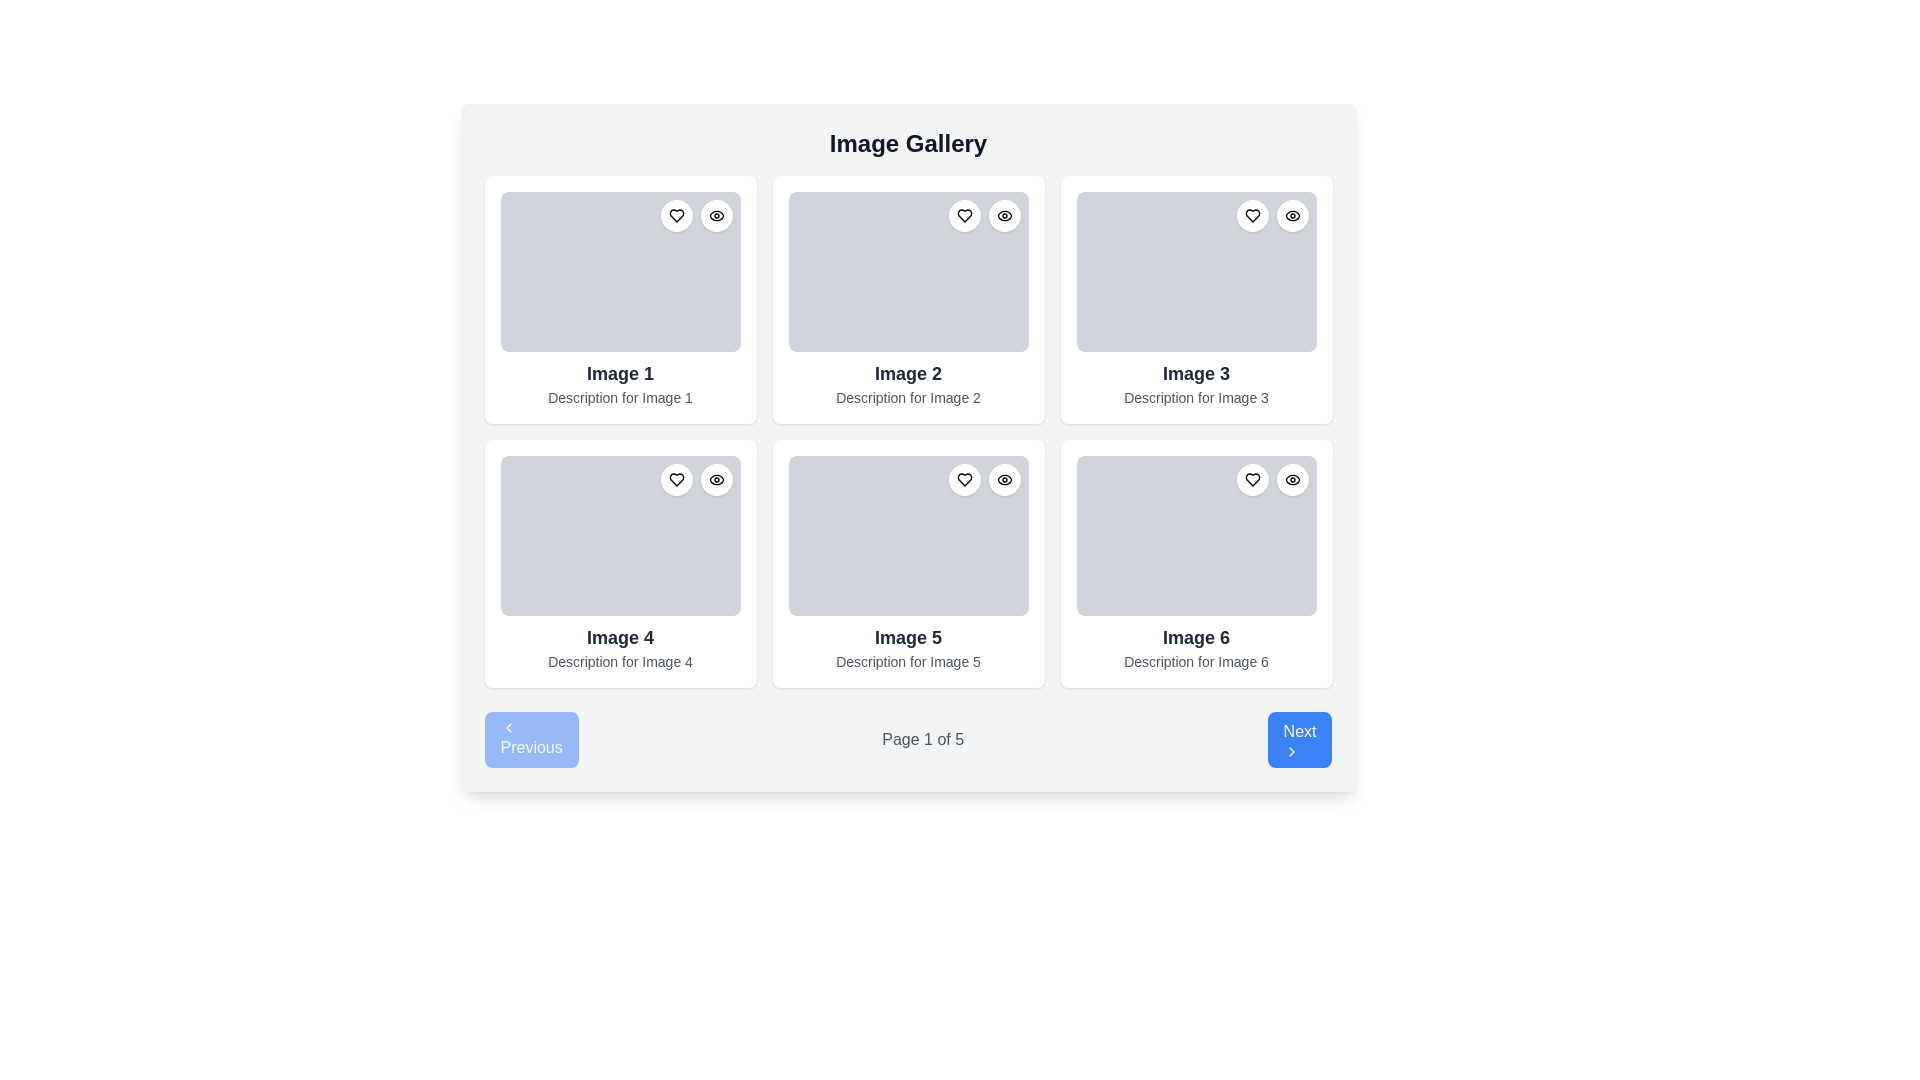 This screenshot has height=1080, width=1920. I want to click on the heart-shaped icon with a hollow center, located in the top-right corner of 'Image 3', to mark it as favorite, so click(1251, 216).